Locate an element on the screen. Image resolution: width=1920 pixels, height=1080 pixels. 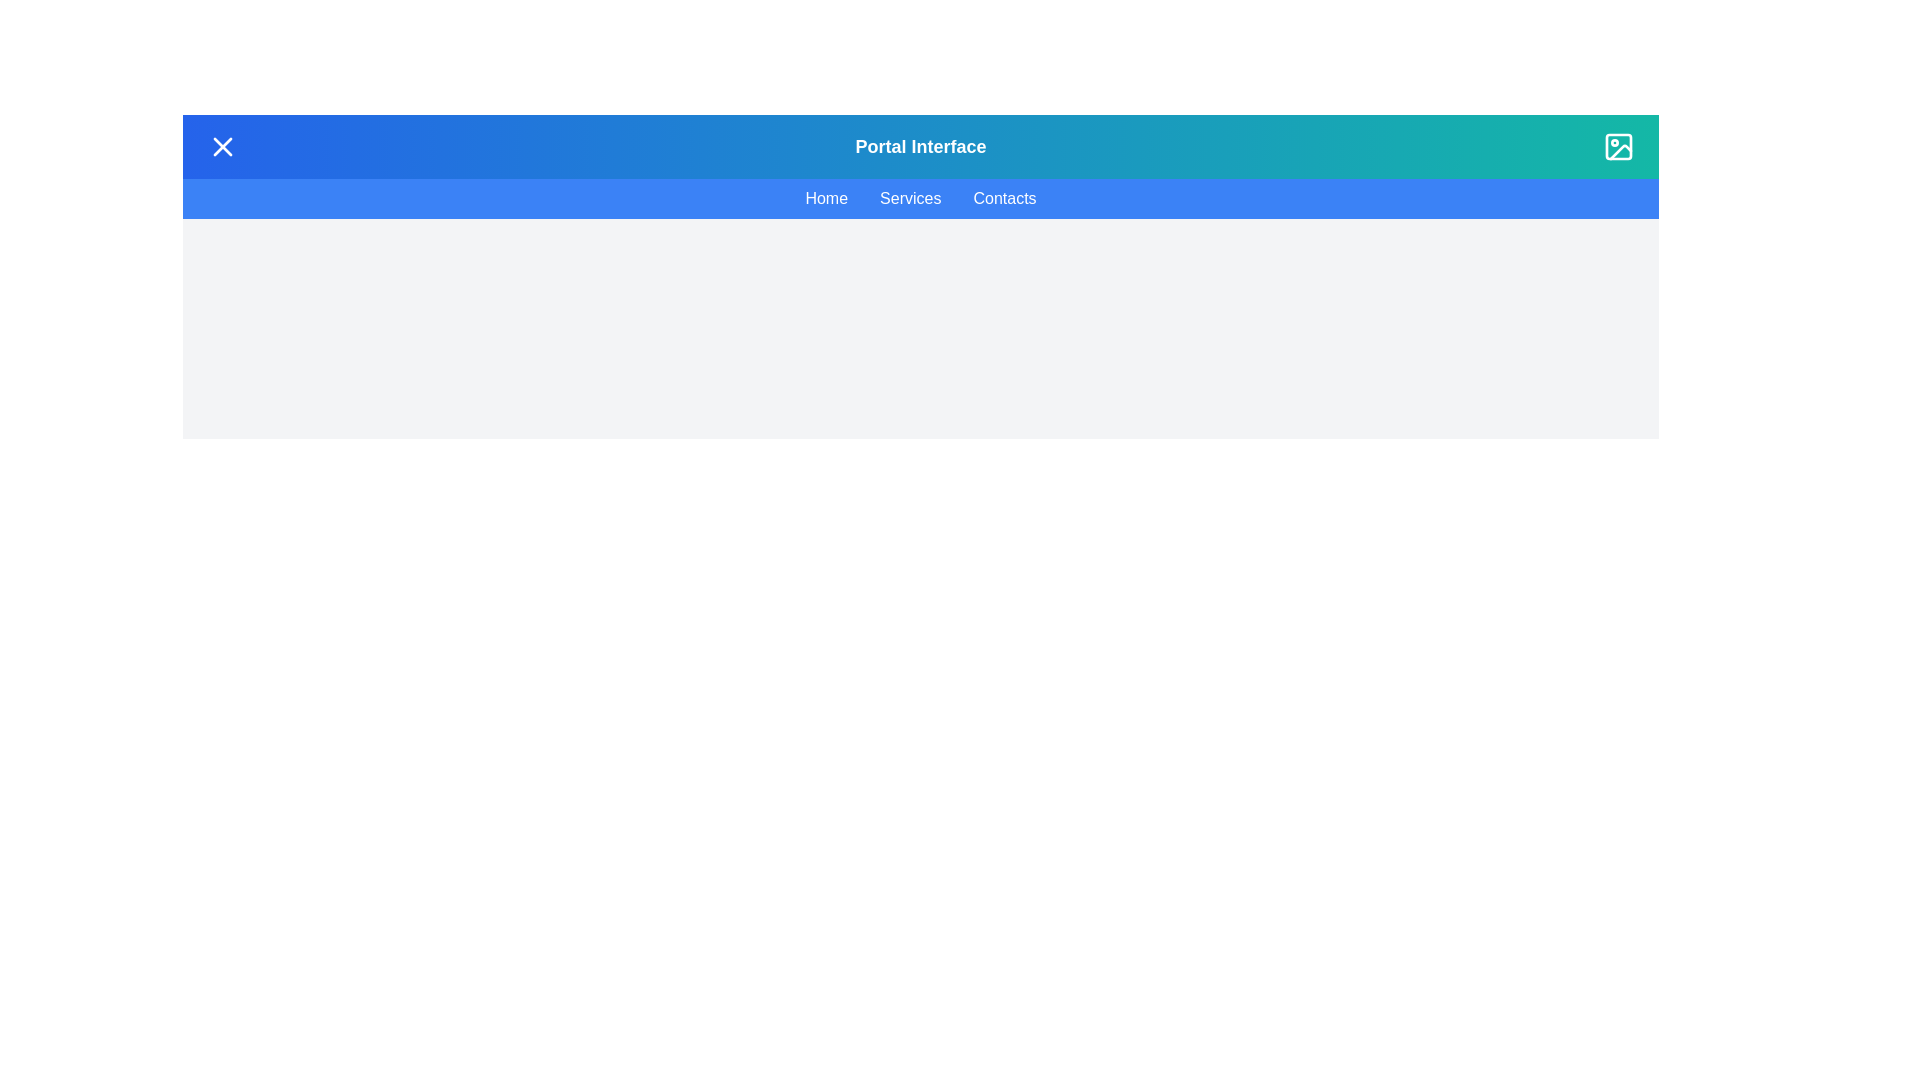
the menu item Contacts to navigate to the respective section is located at coordinates (1004, 199).